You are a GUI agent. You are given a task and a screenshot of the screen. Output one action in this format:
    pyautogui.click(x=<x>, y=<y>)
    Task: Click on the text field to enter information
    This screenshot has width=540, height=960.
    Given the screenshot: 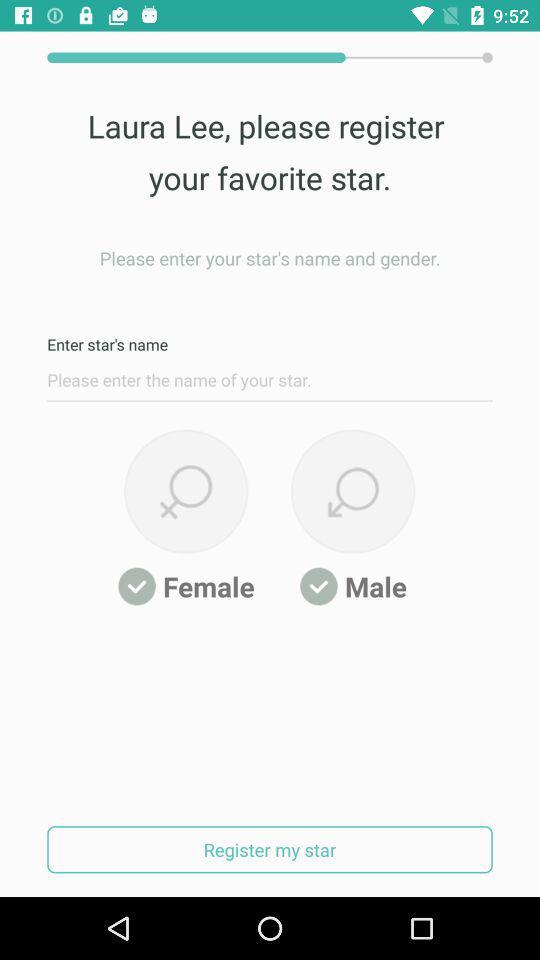 What is the action you would take?
    pyautogui.click(x=270, y=384)
    